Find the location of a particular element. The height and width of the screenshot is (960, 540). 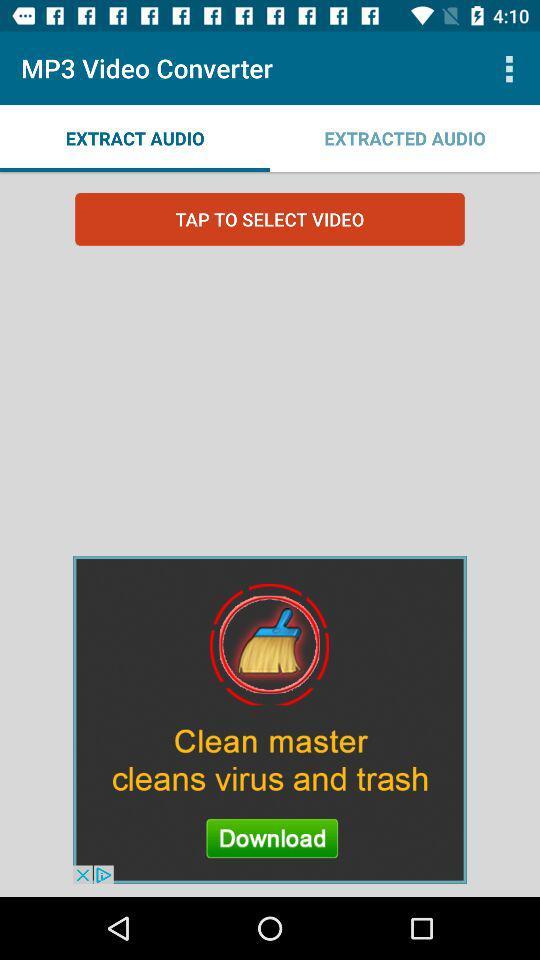

advertised app download page is located at coordinates (270, 719).